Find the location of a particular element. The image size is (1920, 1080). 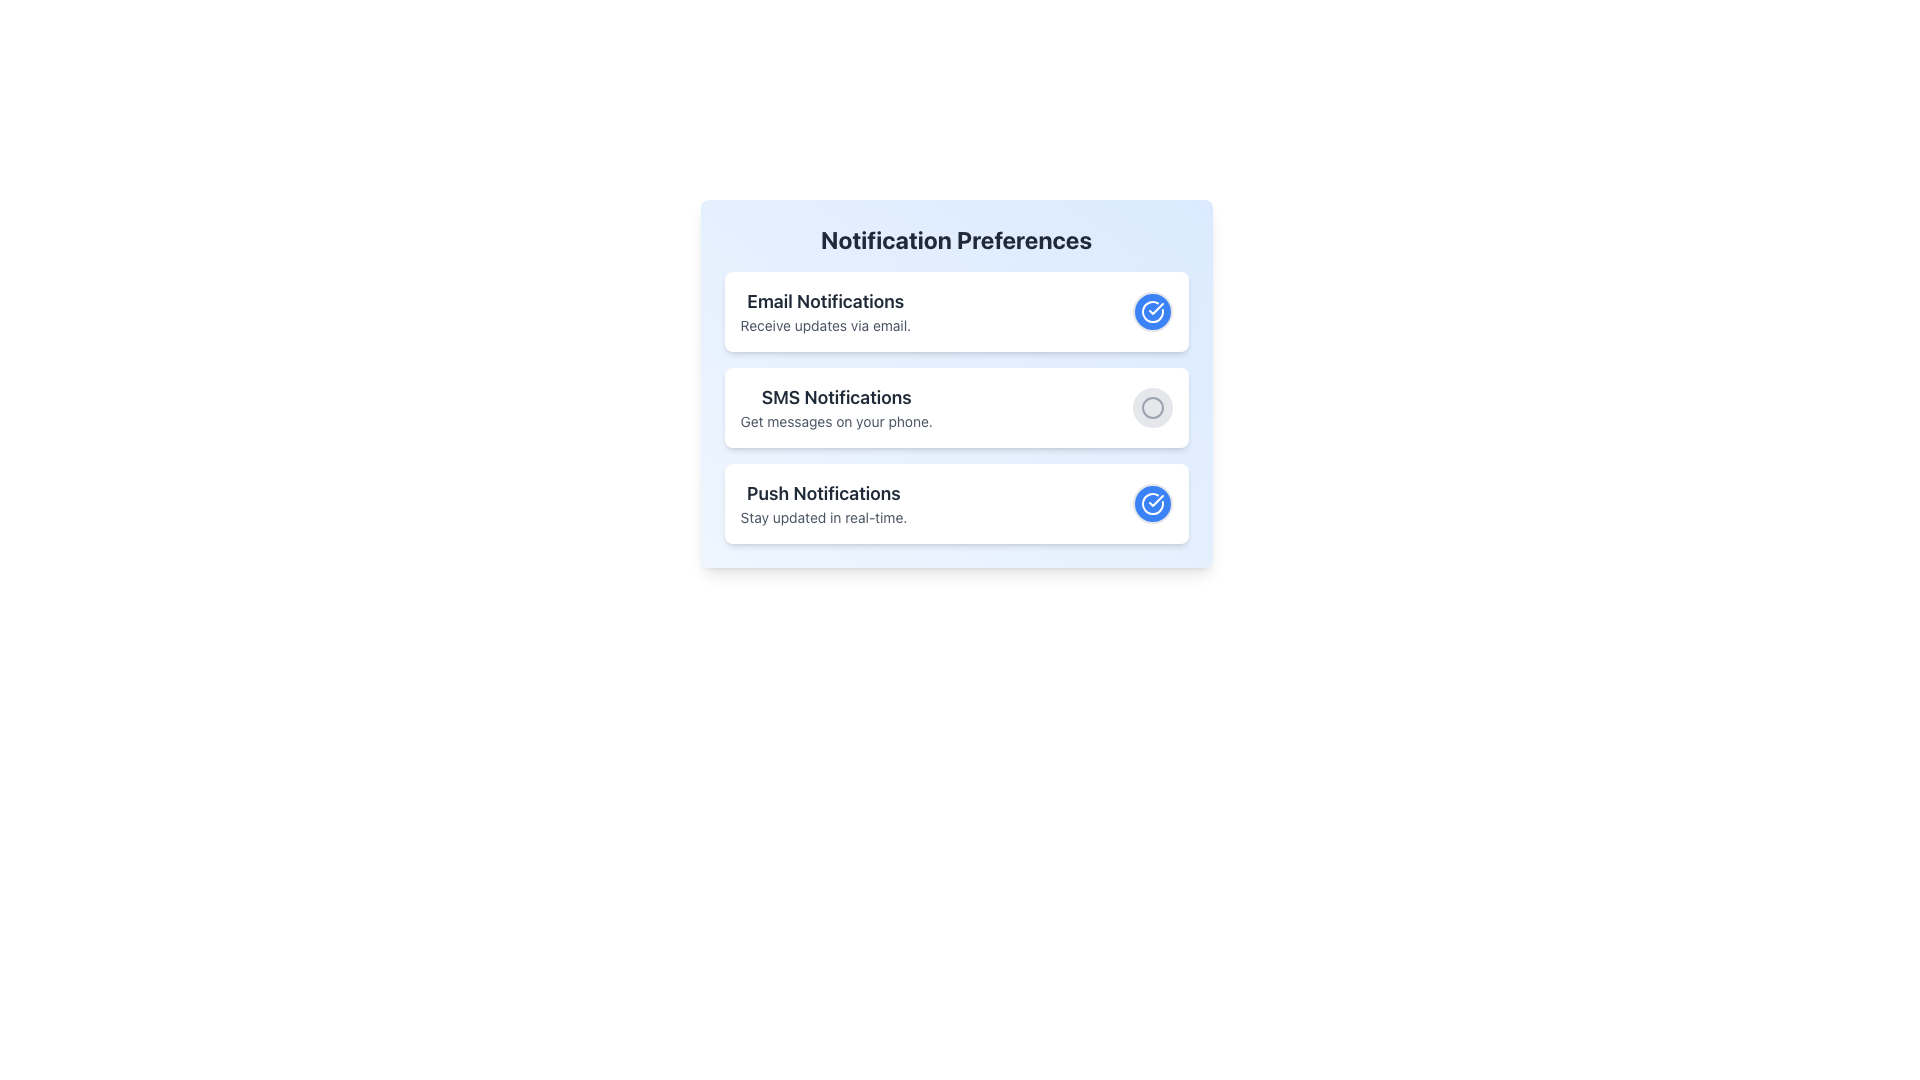

the toggle control on the second Toggleable Card for SMS notifications within the Notification Preferences section is located at coordinates (955, 407).